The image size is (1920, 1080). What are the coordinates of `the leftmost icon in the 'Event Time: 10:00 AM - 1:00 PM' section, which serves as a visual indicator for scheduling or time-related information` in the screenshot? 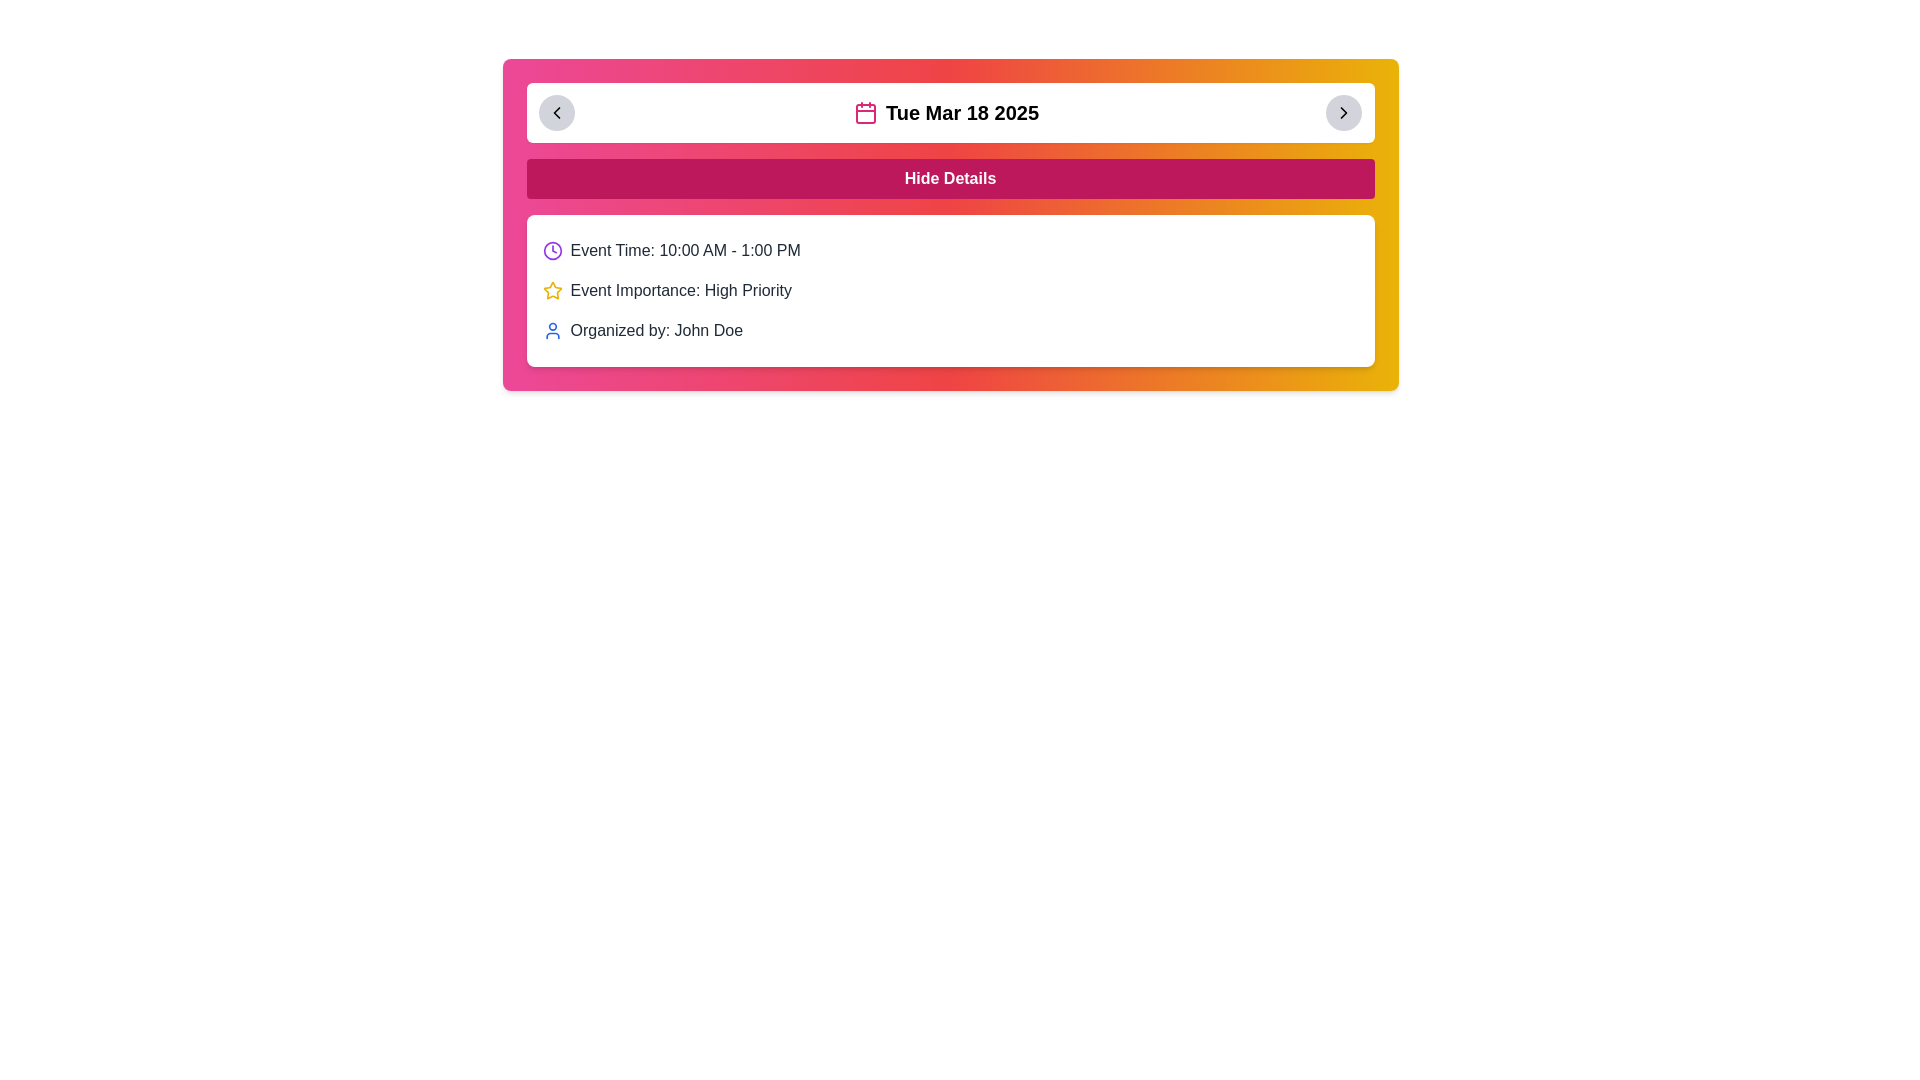 It's located at (552, 249).